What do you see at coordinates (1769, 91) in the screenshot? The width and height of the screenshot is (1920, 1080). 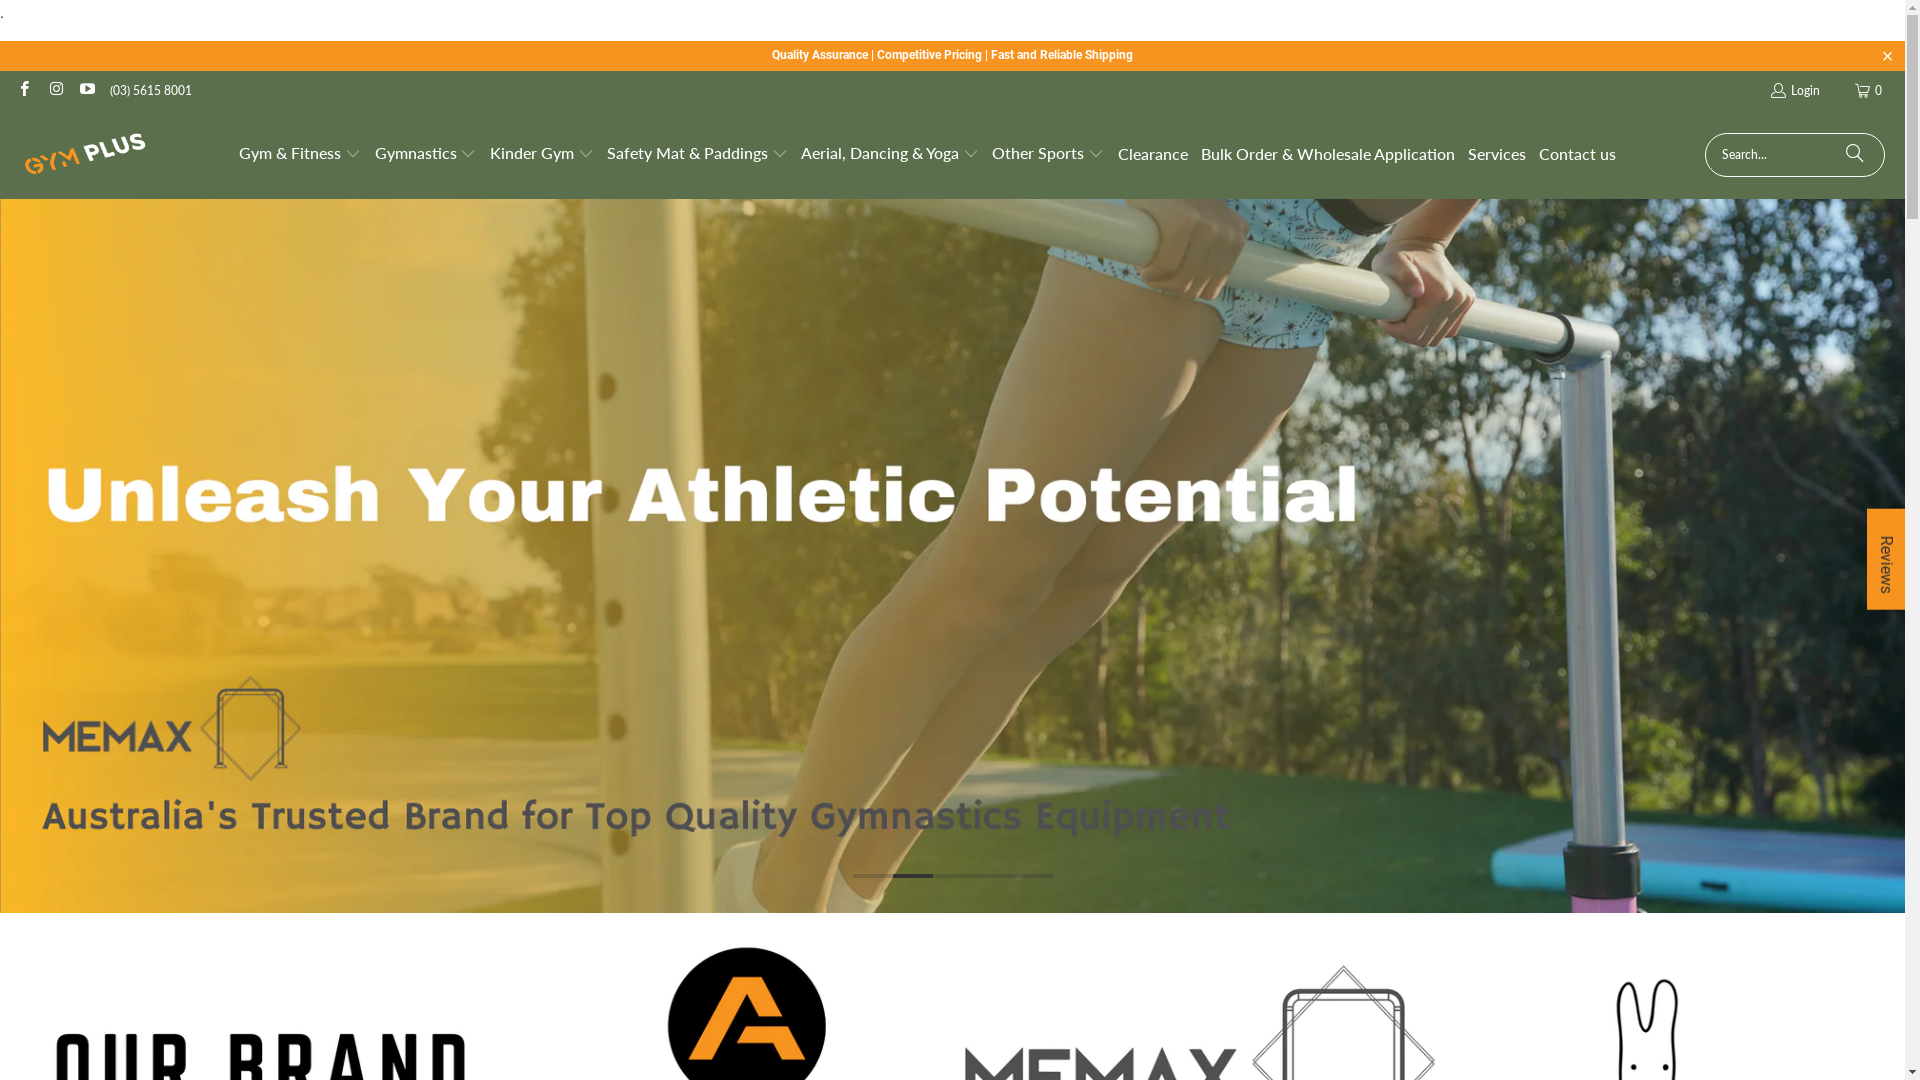 I see `'Login'` at bounding box center [1769, 91].